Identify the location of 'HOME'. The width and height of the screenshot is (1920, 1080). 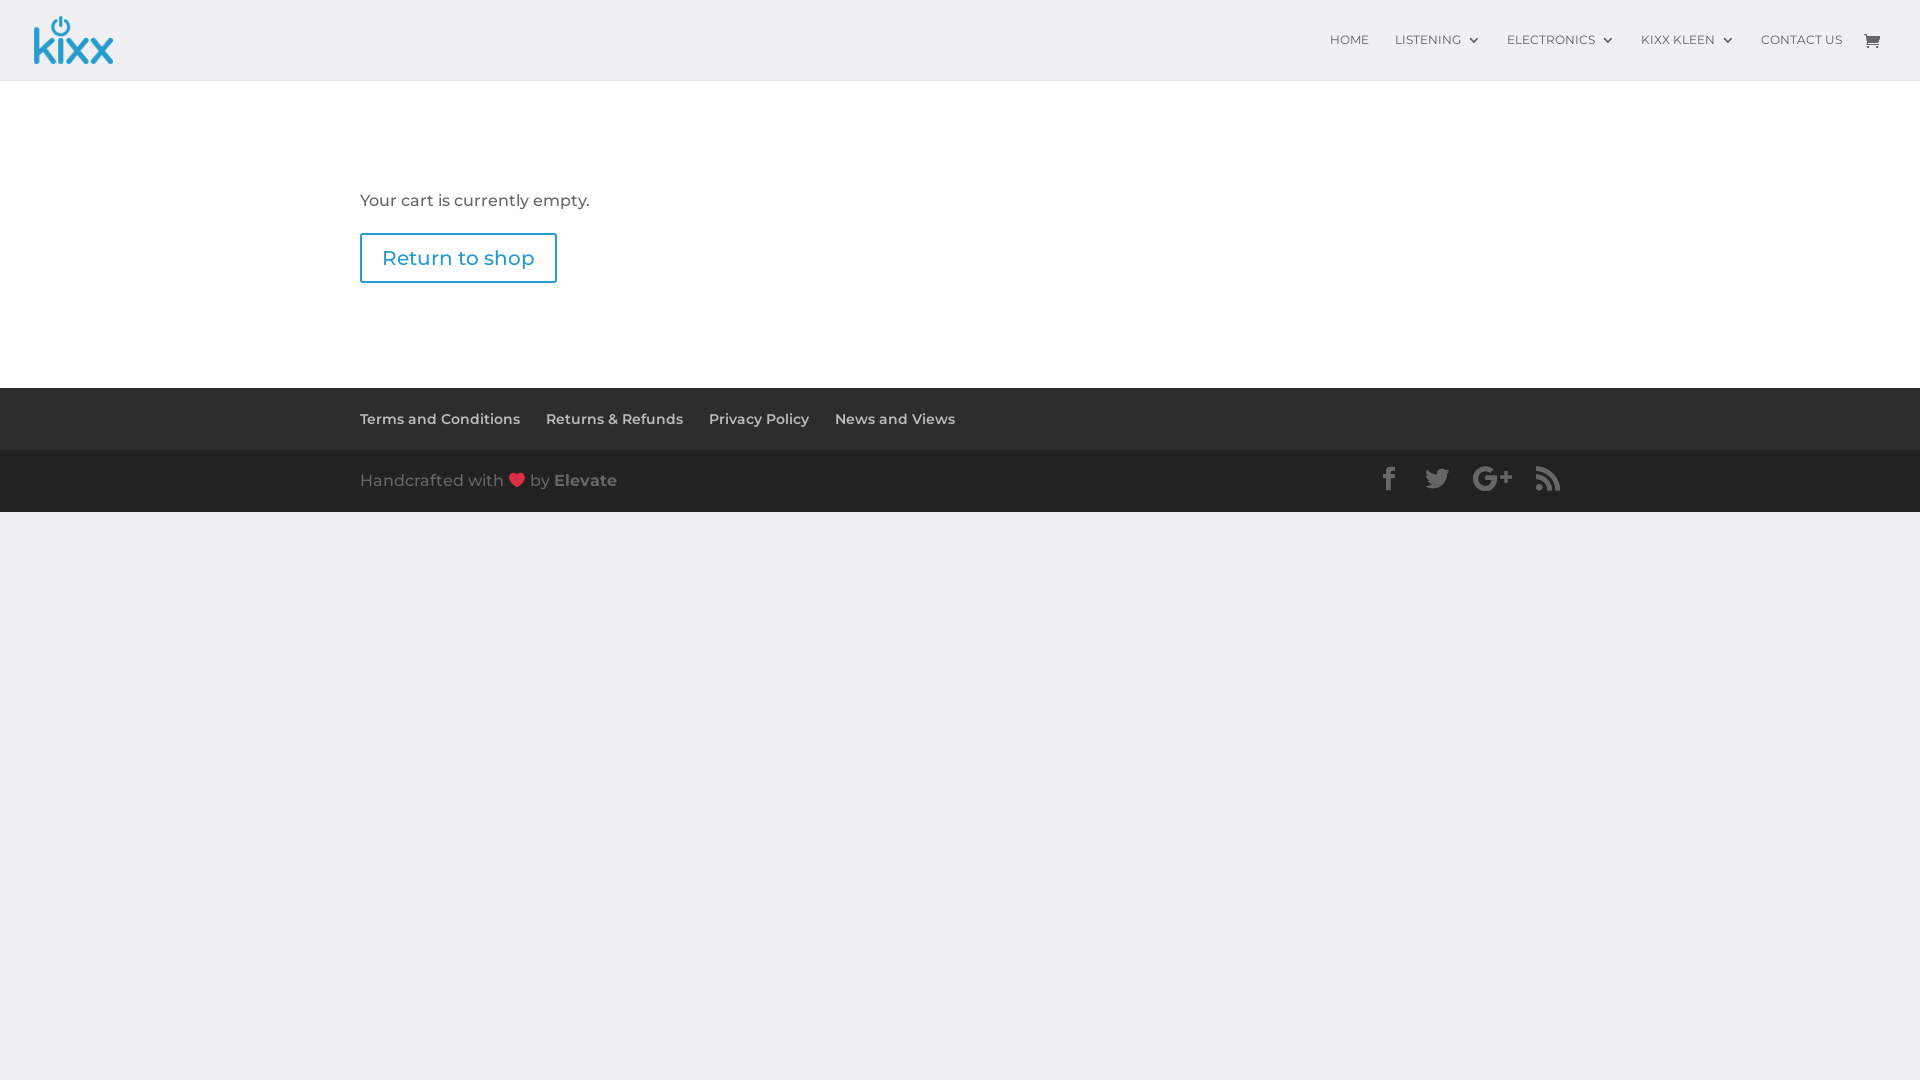
(1349, 55).